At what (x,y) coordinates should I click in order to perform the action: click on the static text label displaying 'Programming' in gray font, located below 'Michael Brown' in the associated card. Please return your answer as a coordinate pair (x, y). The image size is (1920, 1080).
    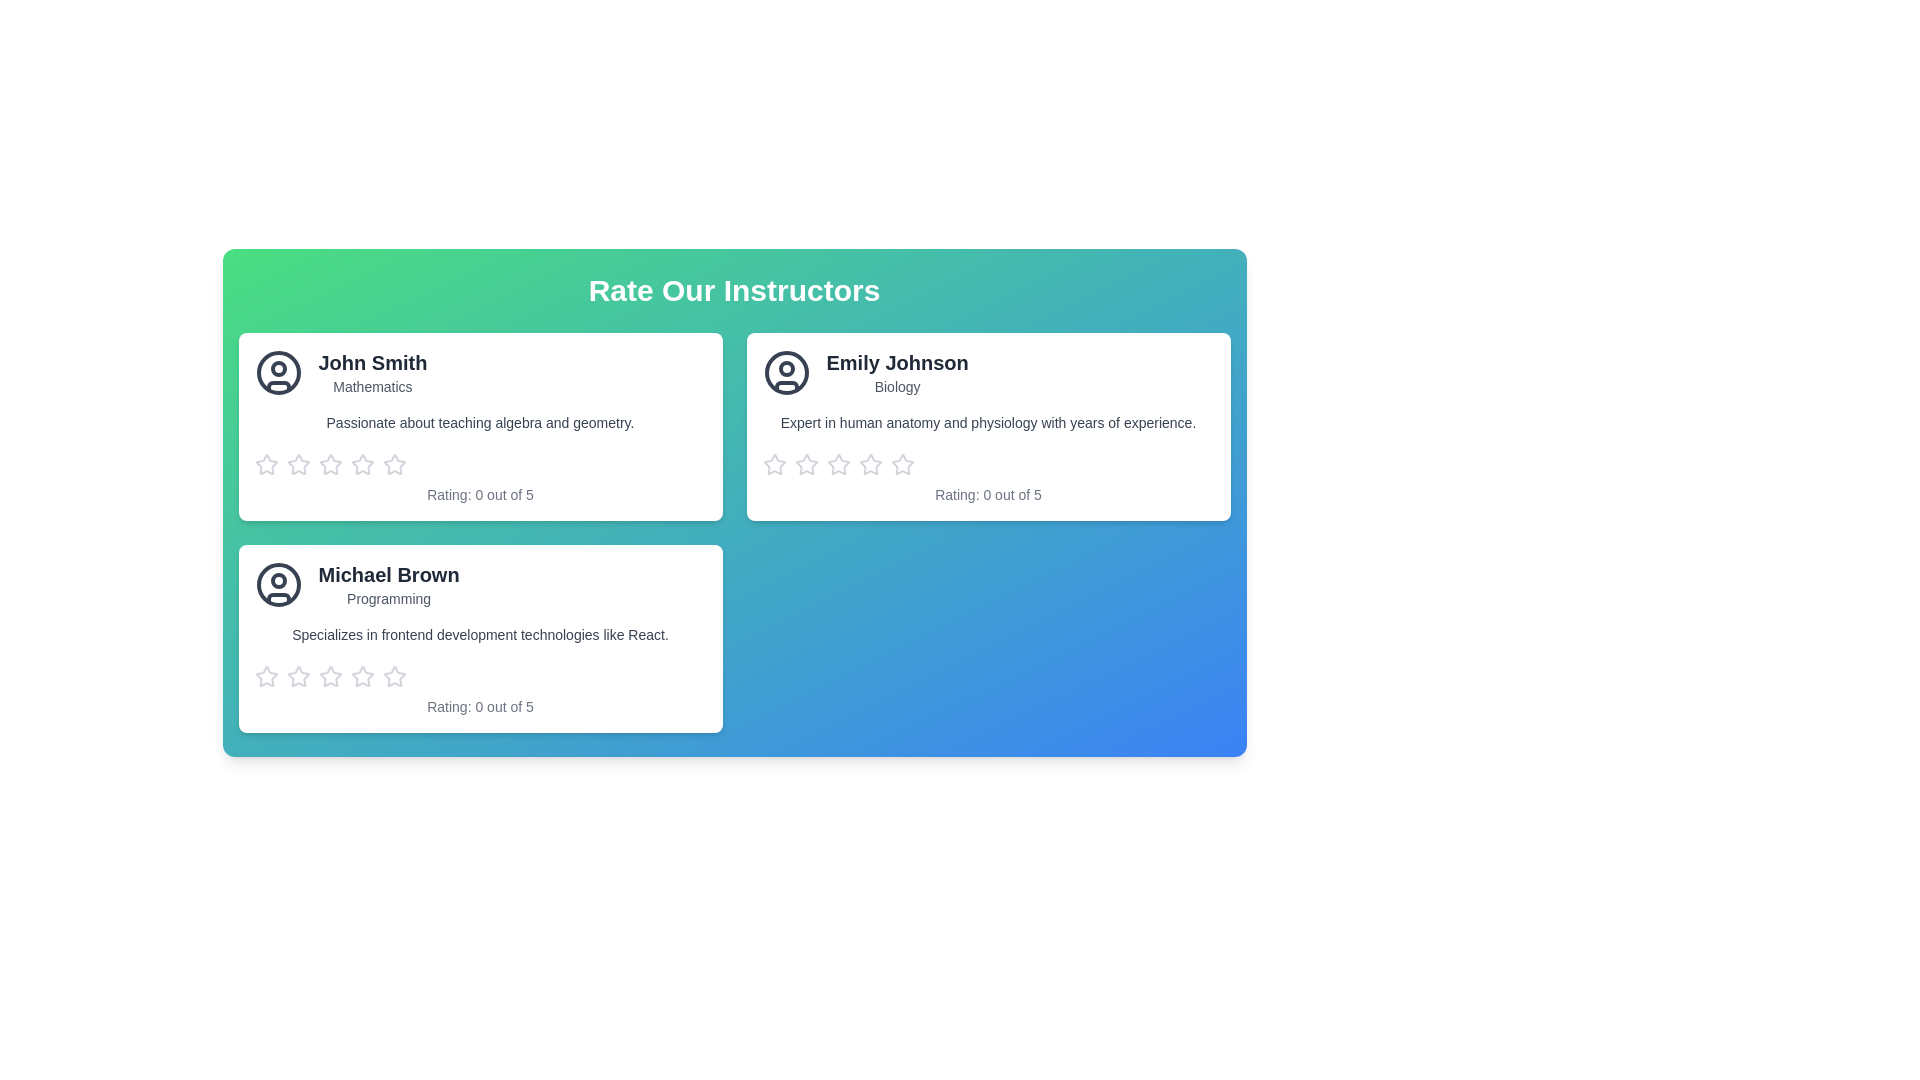
    Looking at the image, I should click on (388, 597).